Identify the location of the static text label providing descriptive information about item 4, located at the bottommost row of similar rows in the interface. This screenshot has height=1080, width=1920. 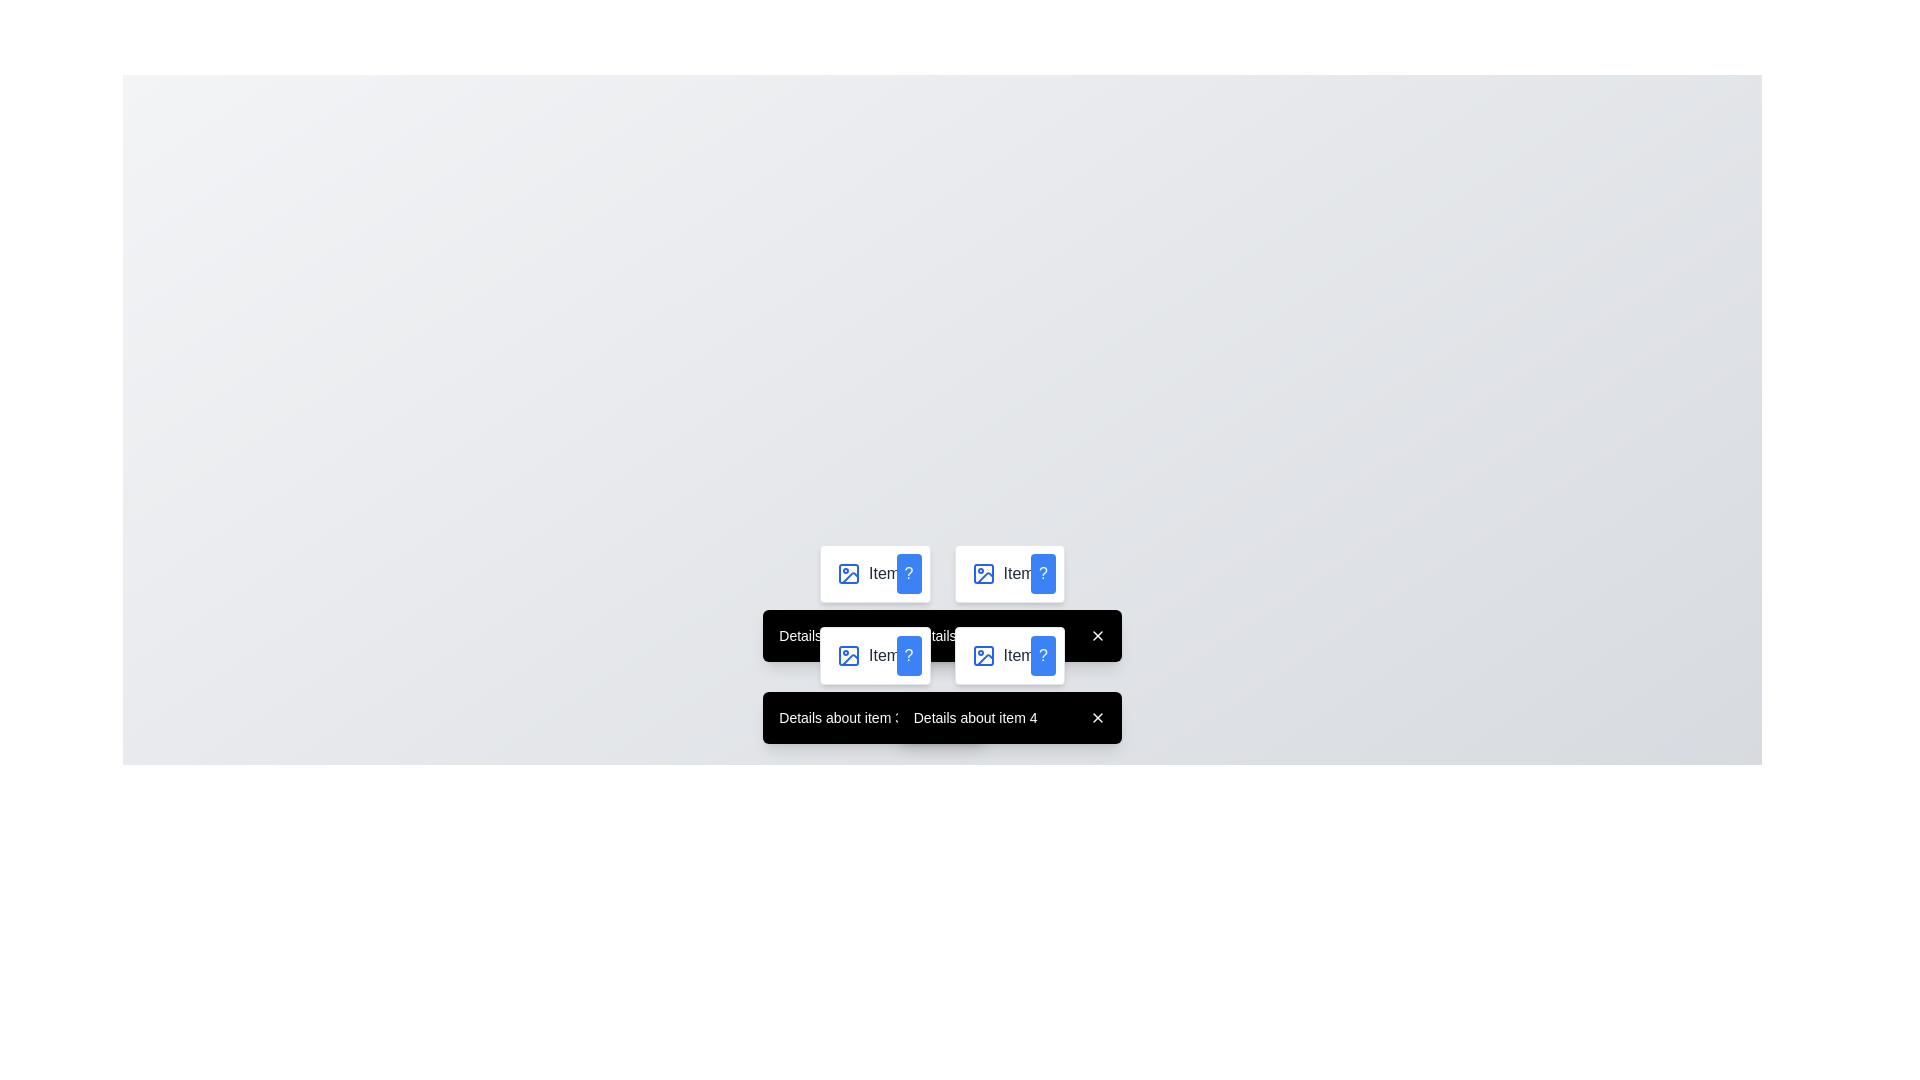
(975, 716).